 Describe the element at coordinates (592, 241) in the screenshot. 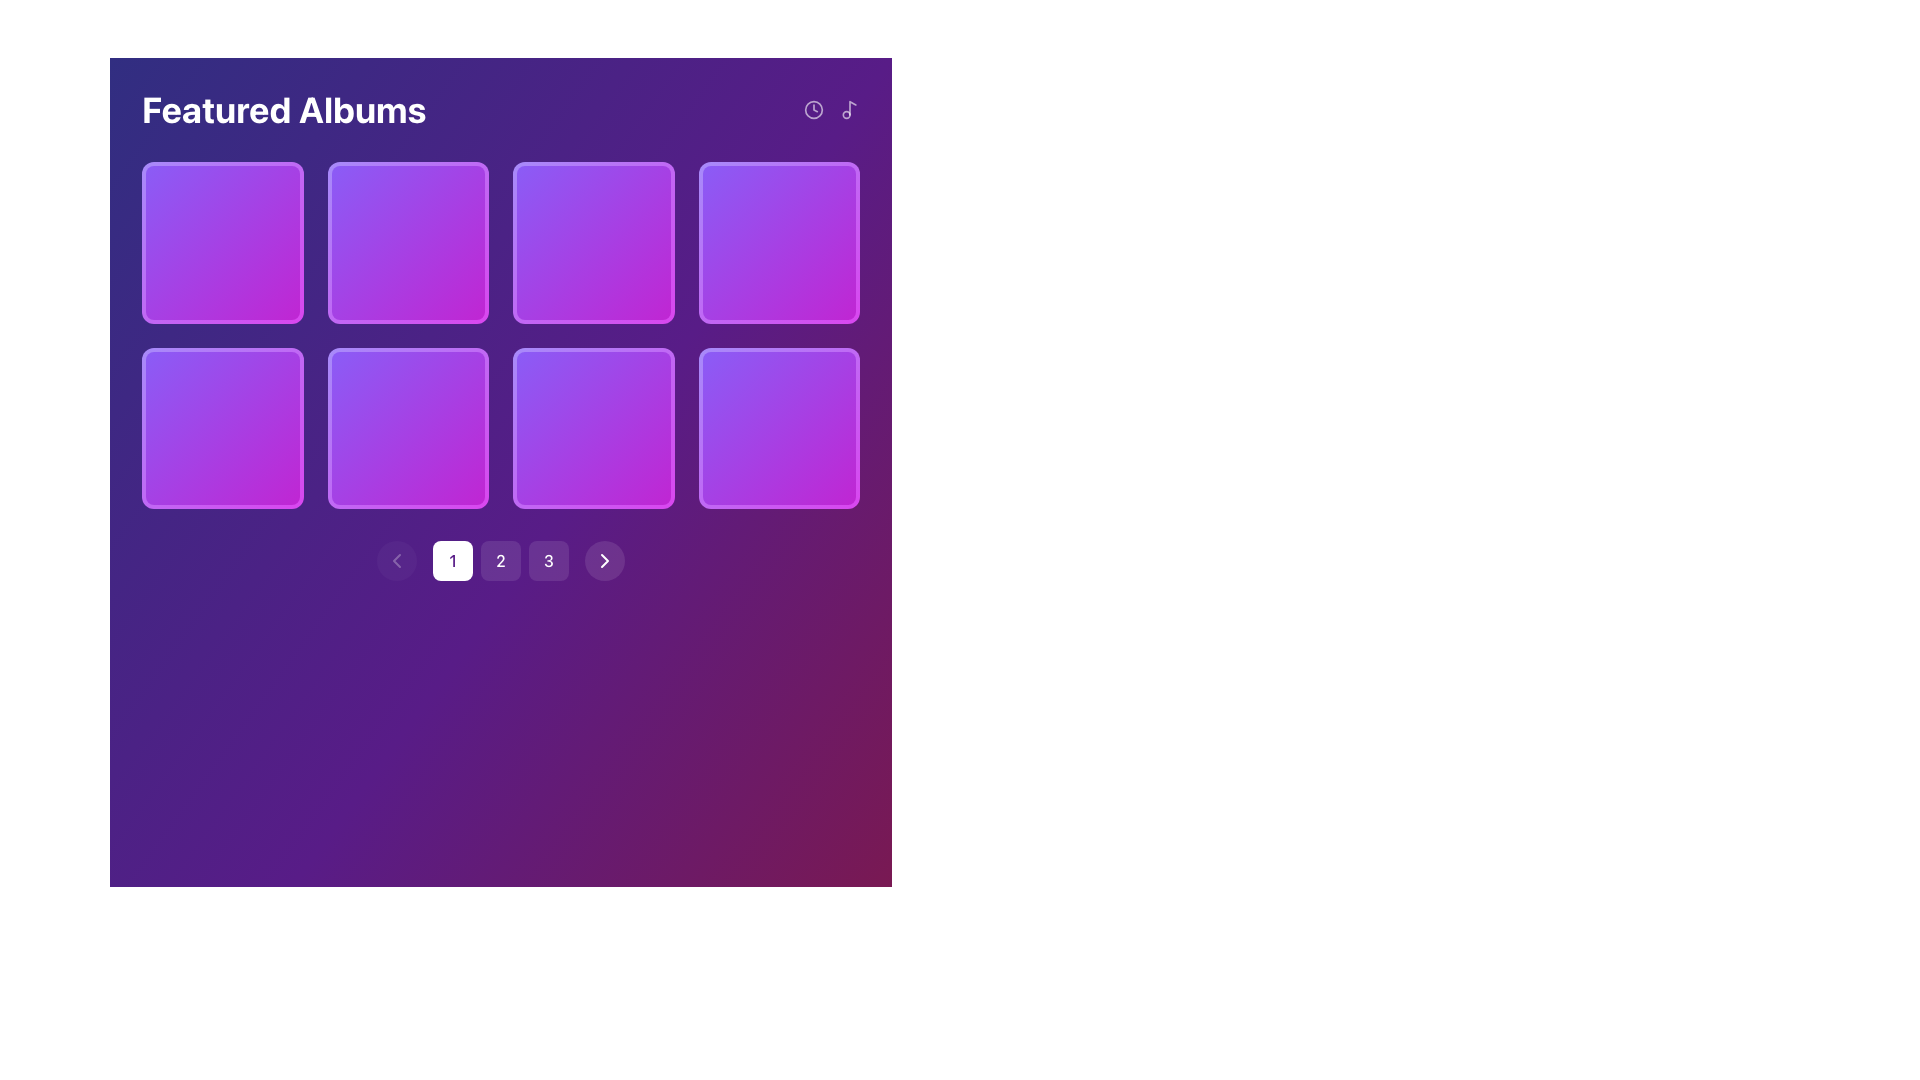

I see `the vibrant gradient-filled album card located in the second column of the first row` at that location.